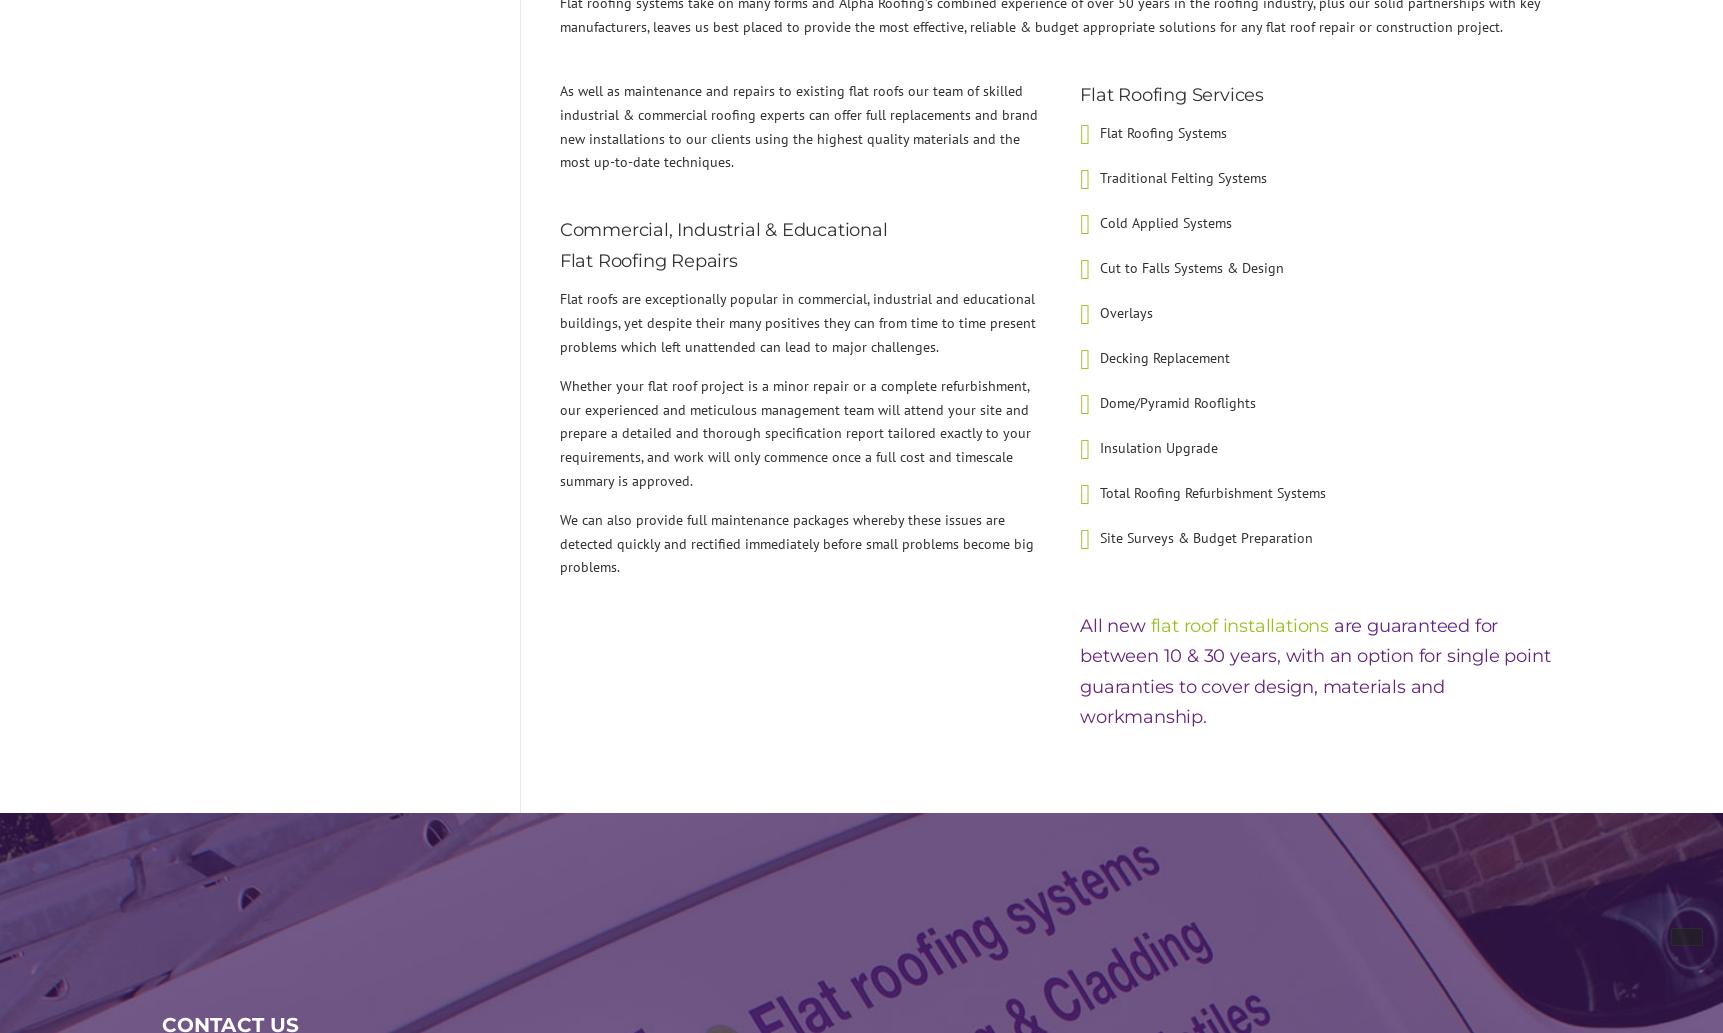 Image resolution: width=1723 pixels, height=1033 pixels. I want to click on 'Flat Roofing Systems', so click(1099, 132).